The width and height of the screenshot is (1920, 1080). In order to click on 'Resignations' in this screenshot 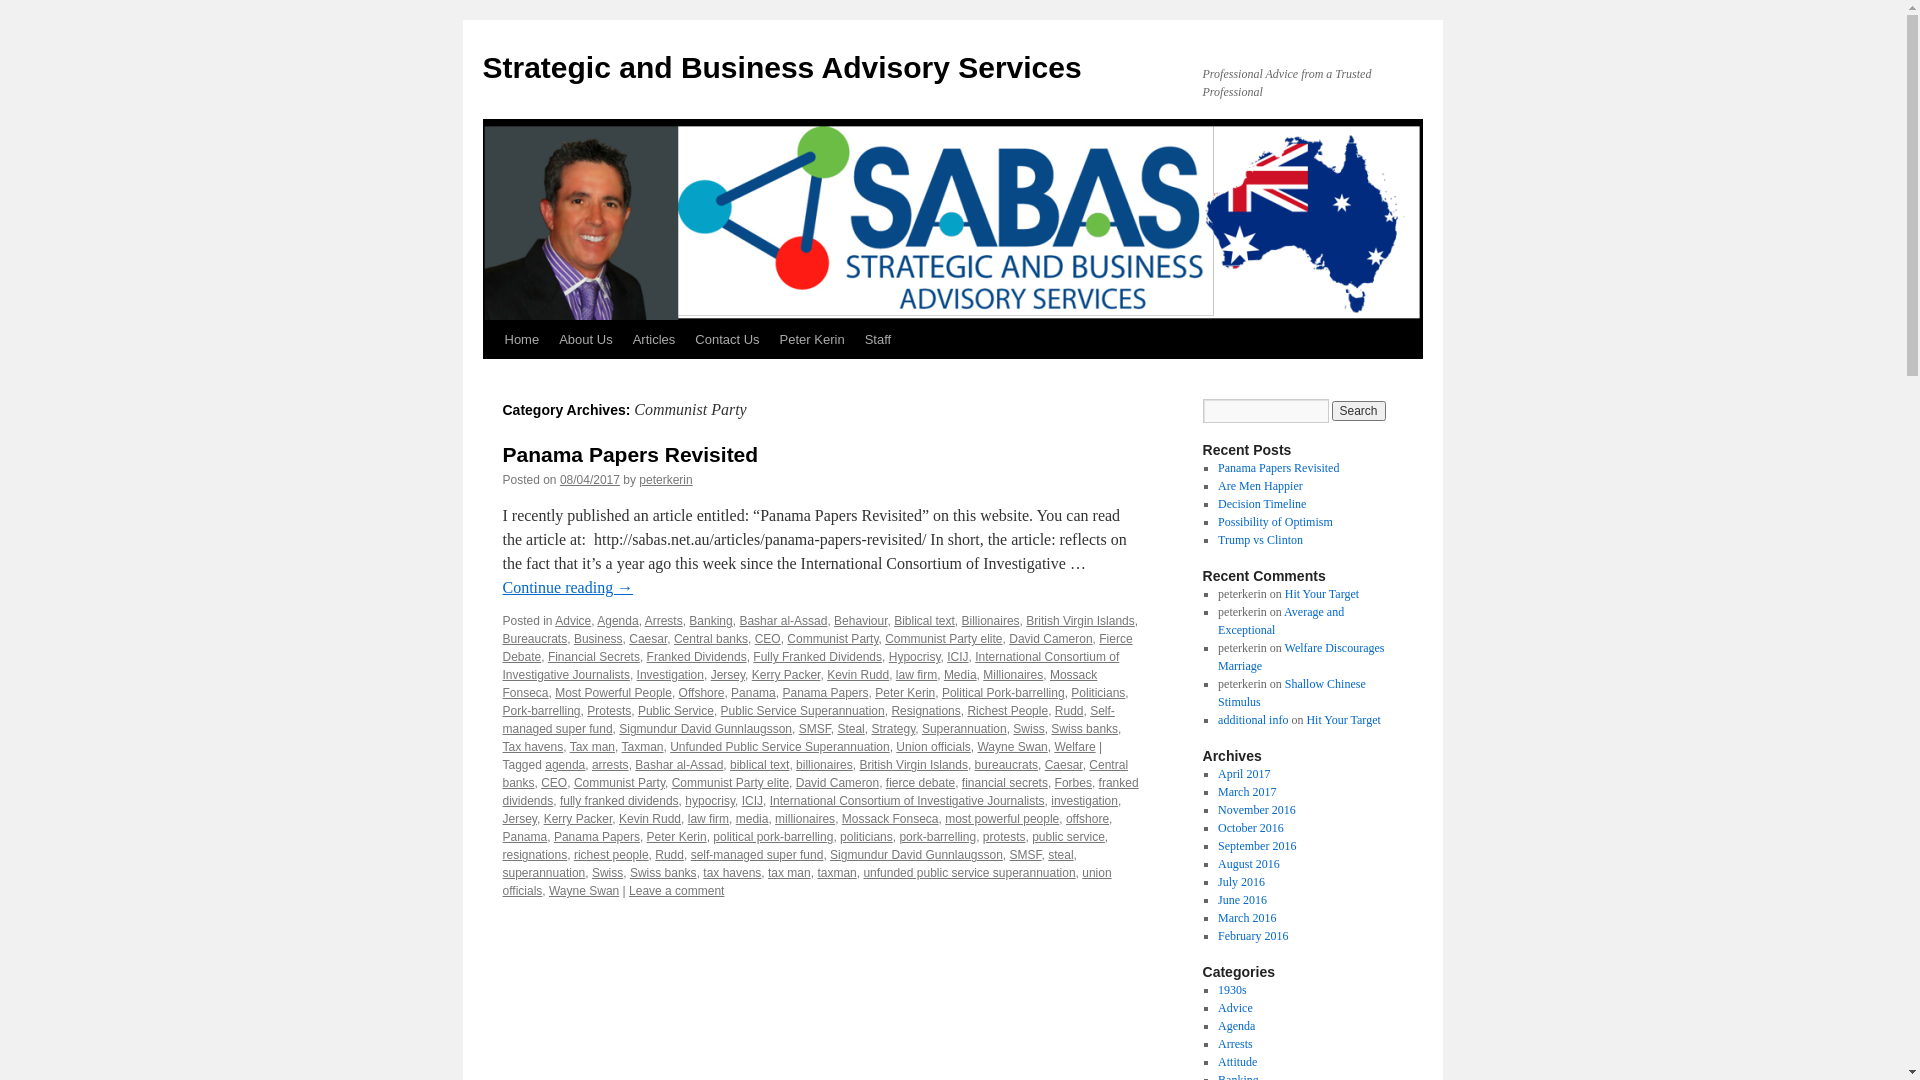, I will do `click(924, 709)`.